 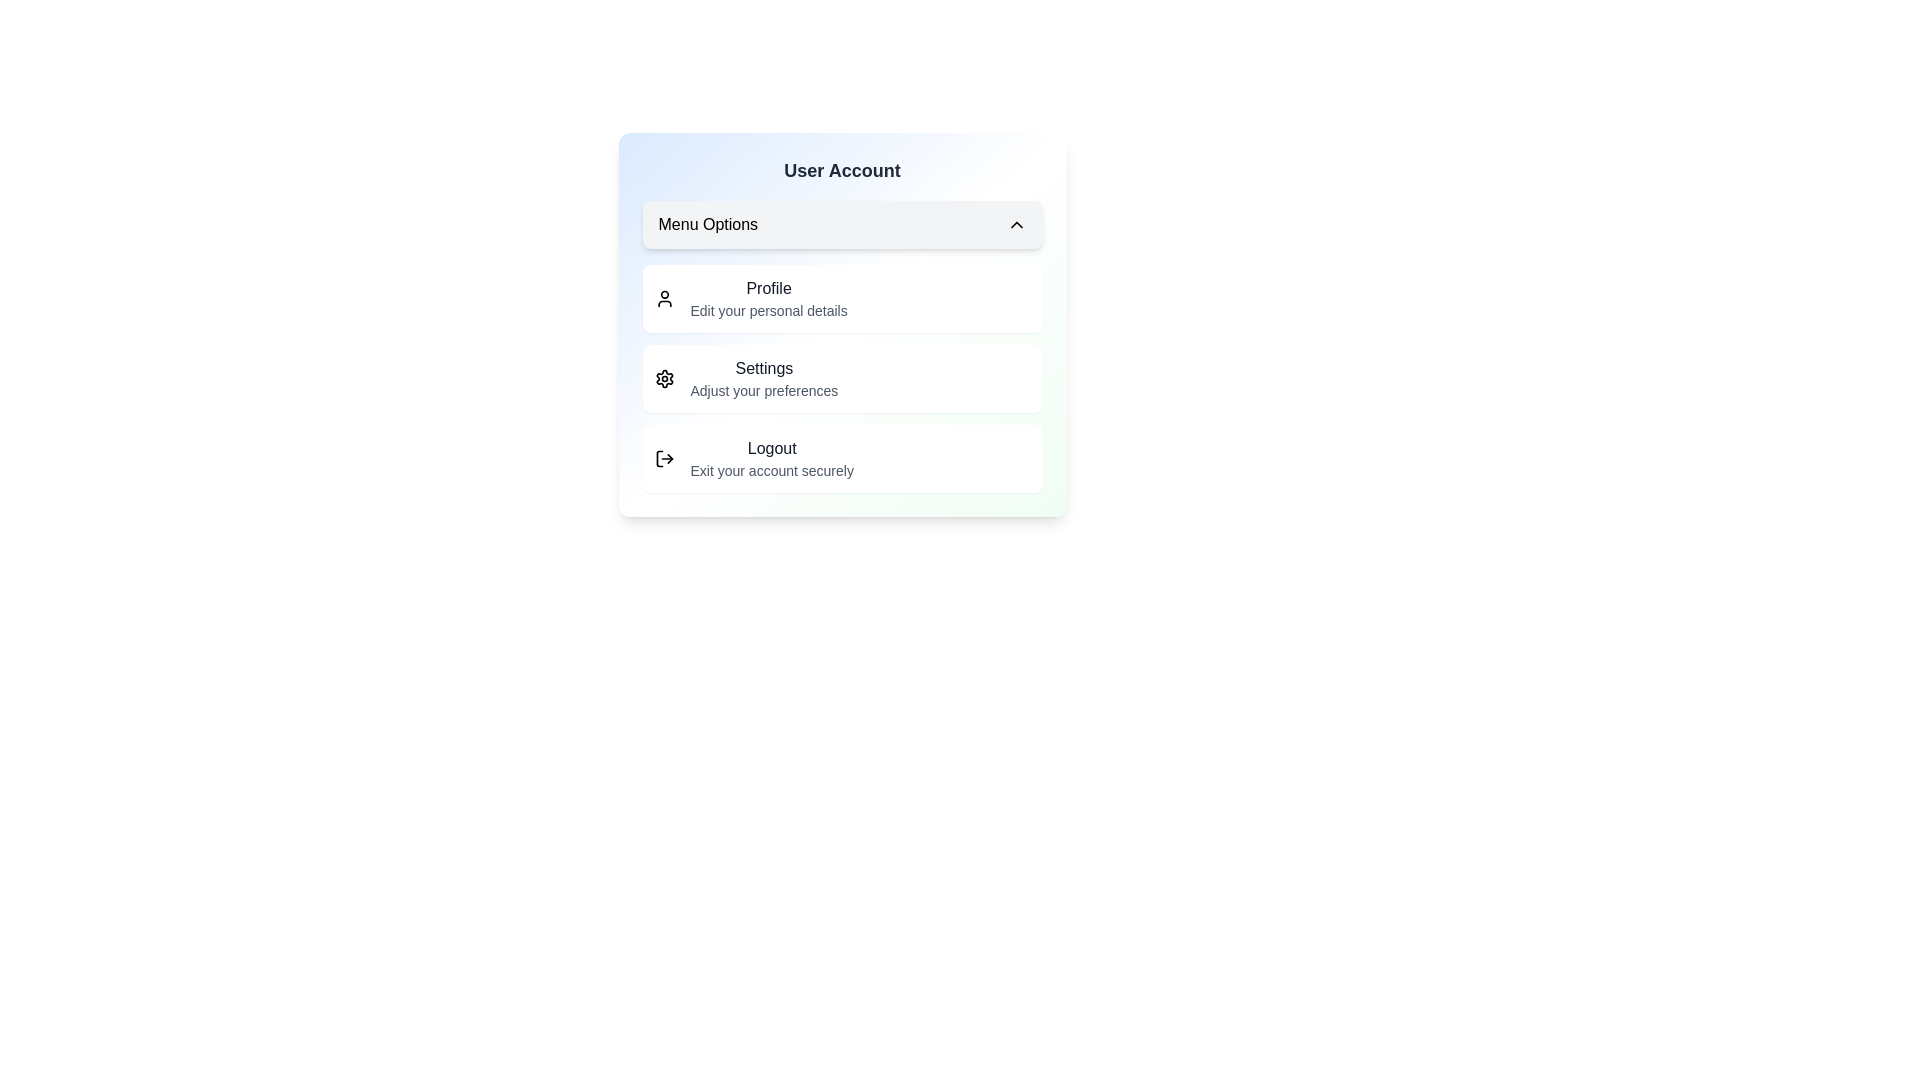 I want to click on the 'Menu Options' button to toggle the visibility of the menu, so click(x=842, y=224).